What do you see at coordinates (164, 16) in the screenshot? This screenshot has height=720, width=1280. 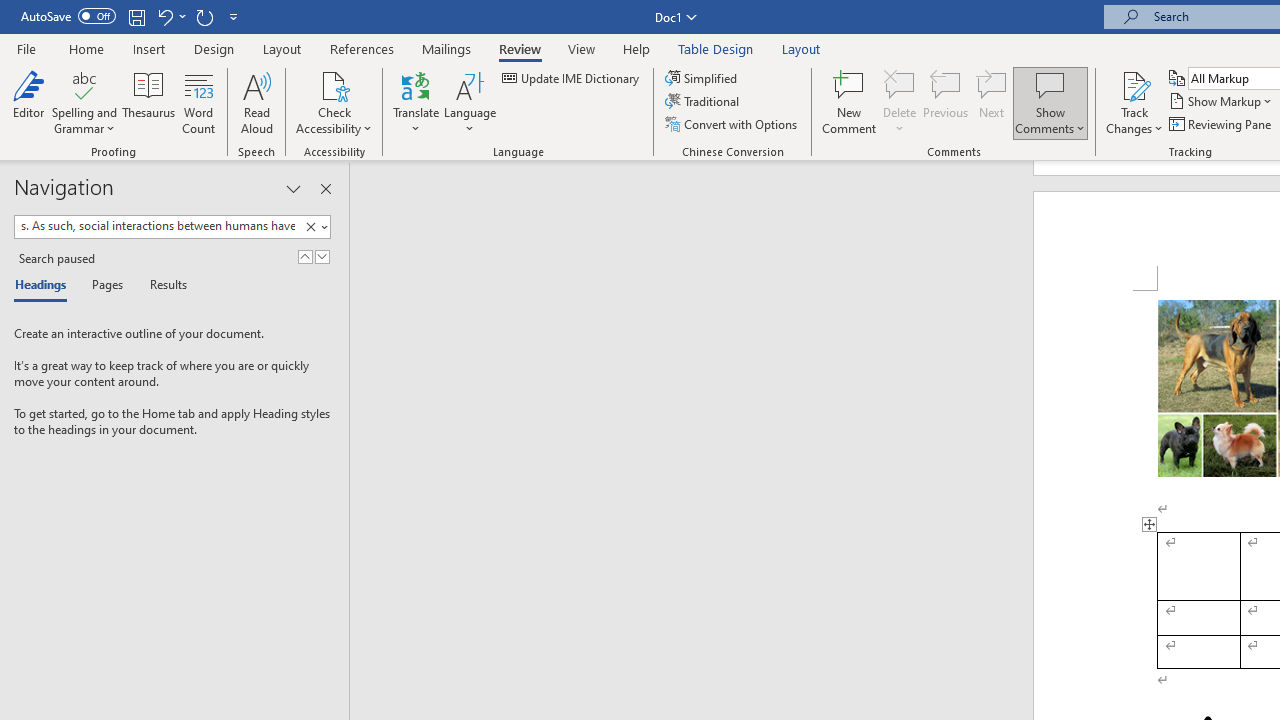 I see `'Undo Style'` at bounding box center [164, 16].